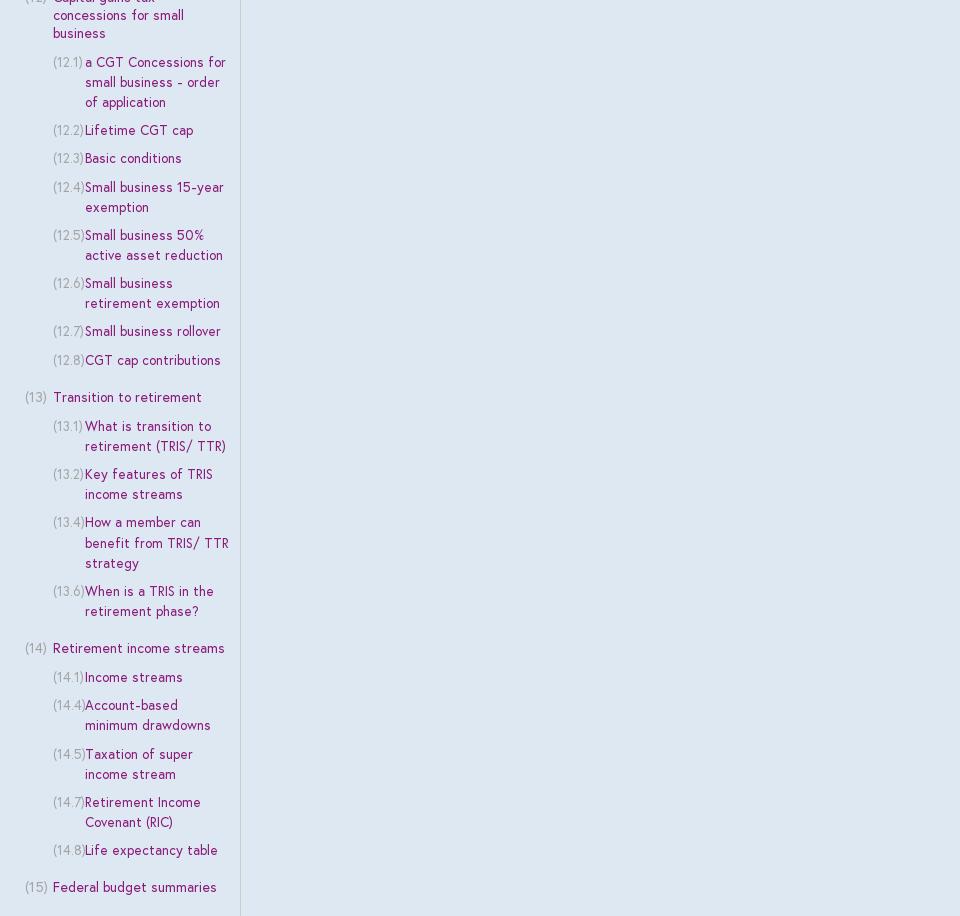  I want to click on 'a CGT Concessions for small business - order of application', so click(153, 80).